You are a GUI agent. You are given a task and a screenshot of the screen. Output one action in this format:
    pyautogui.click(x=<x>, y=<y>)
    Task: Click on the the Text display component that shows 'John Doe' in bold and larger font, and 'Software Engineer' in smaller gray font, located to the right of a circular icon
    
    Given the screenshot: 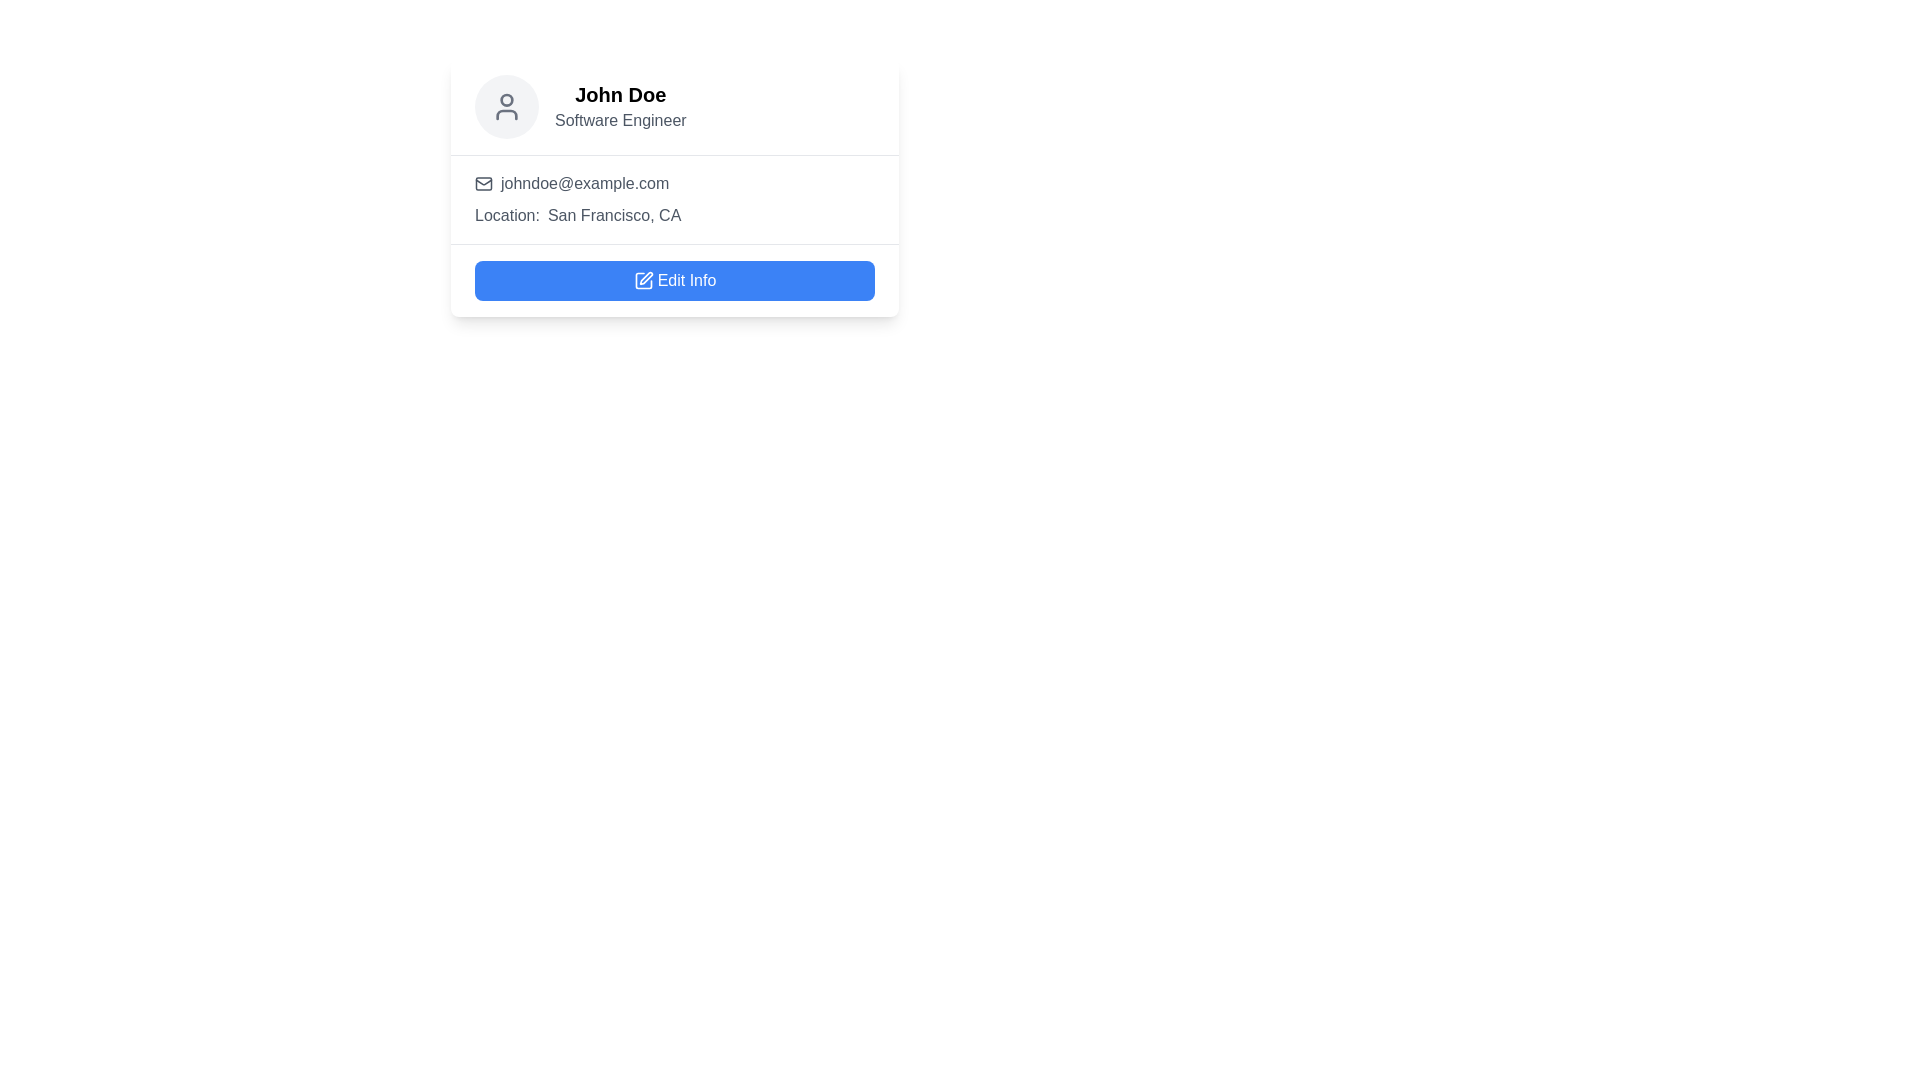 What is the action you would take?
    pyautogui.click(x=619, y=107)
    